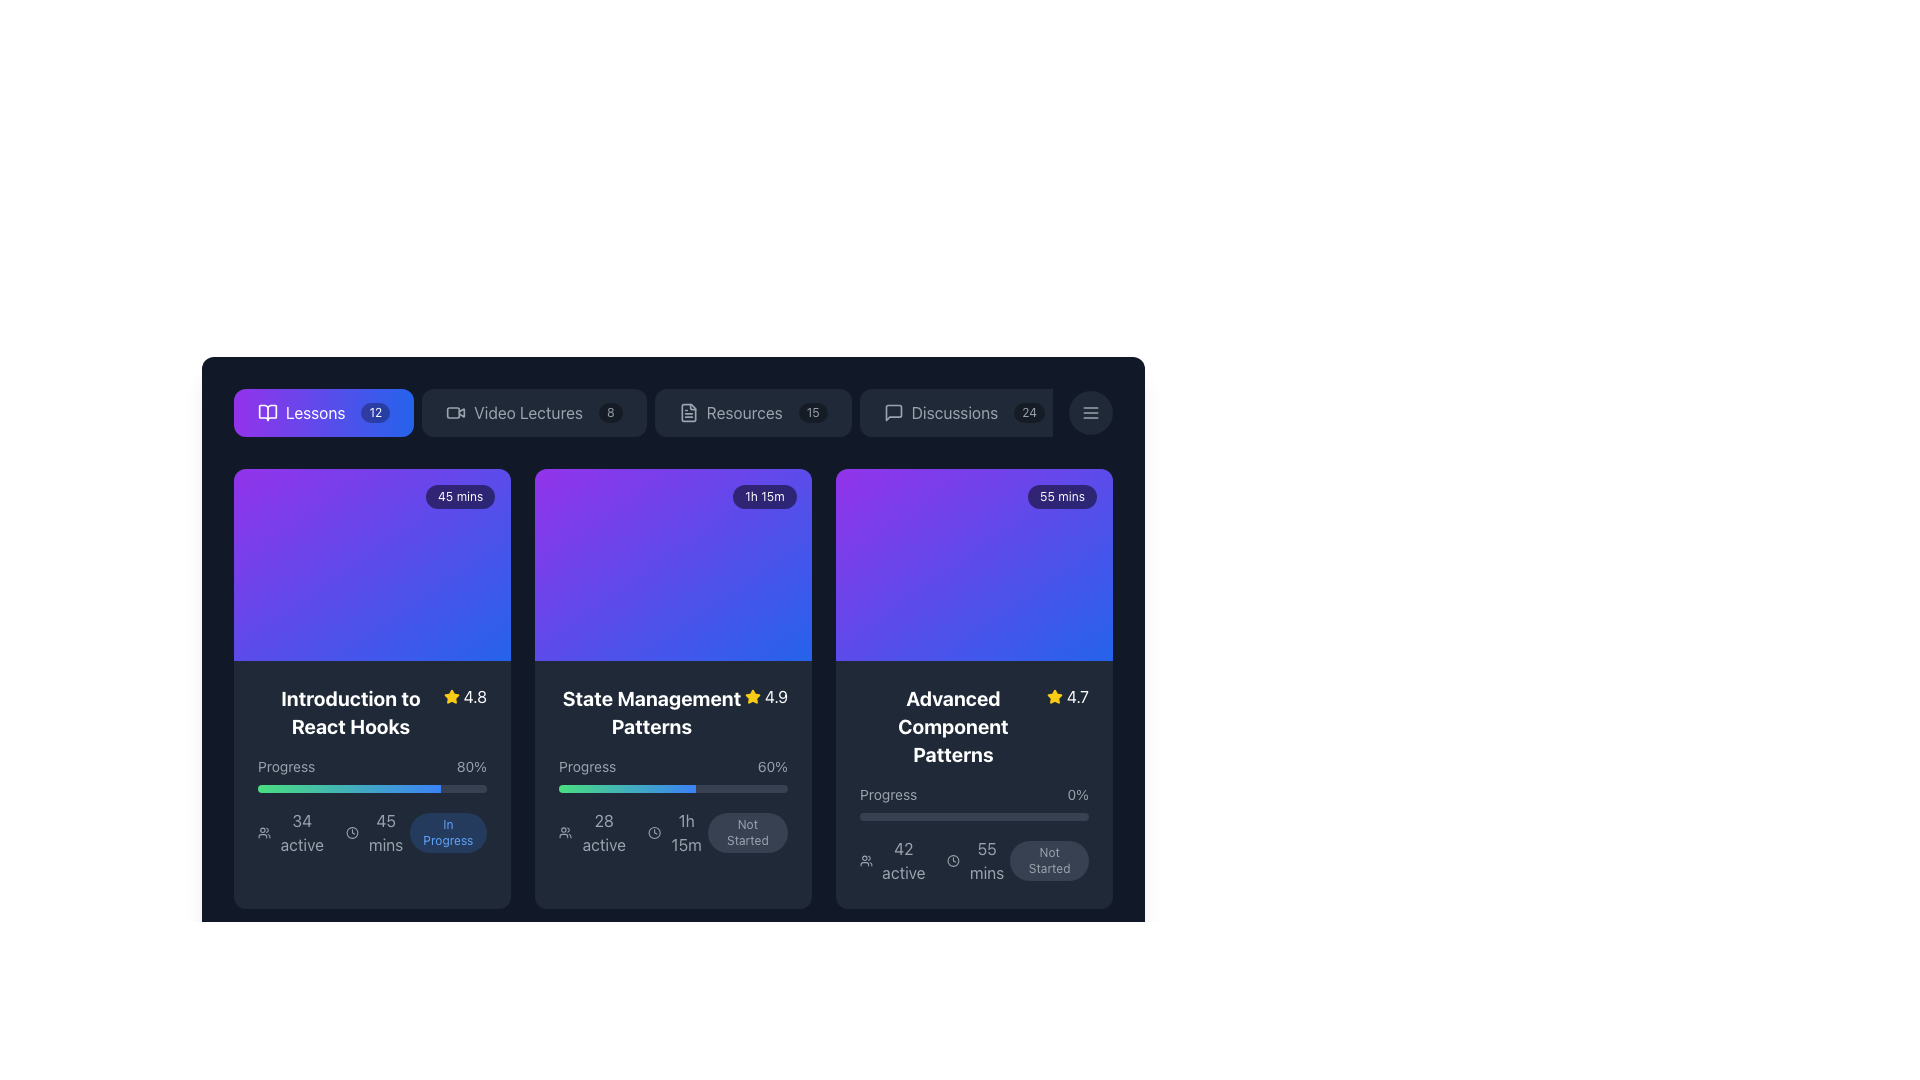 This screenshot has width=1920, height=1080. Describe the element at coordinates (326, 788) in the screenshot. I see `the progress bar` at that location.